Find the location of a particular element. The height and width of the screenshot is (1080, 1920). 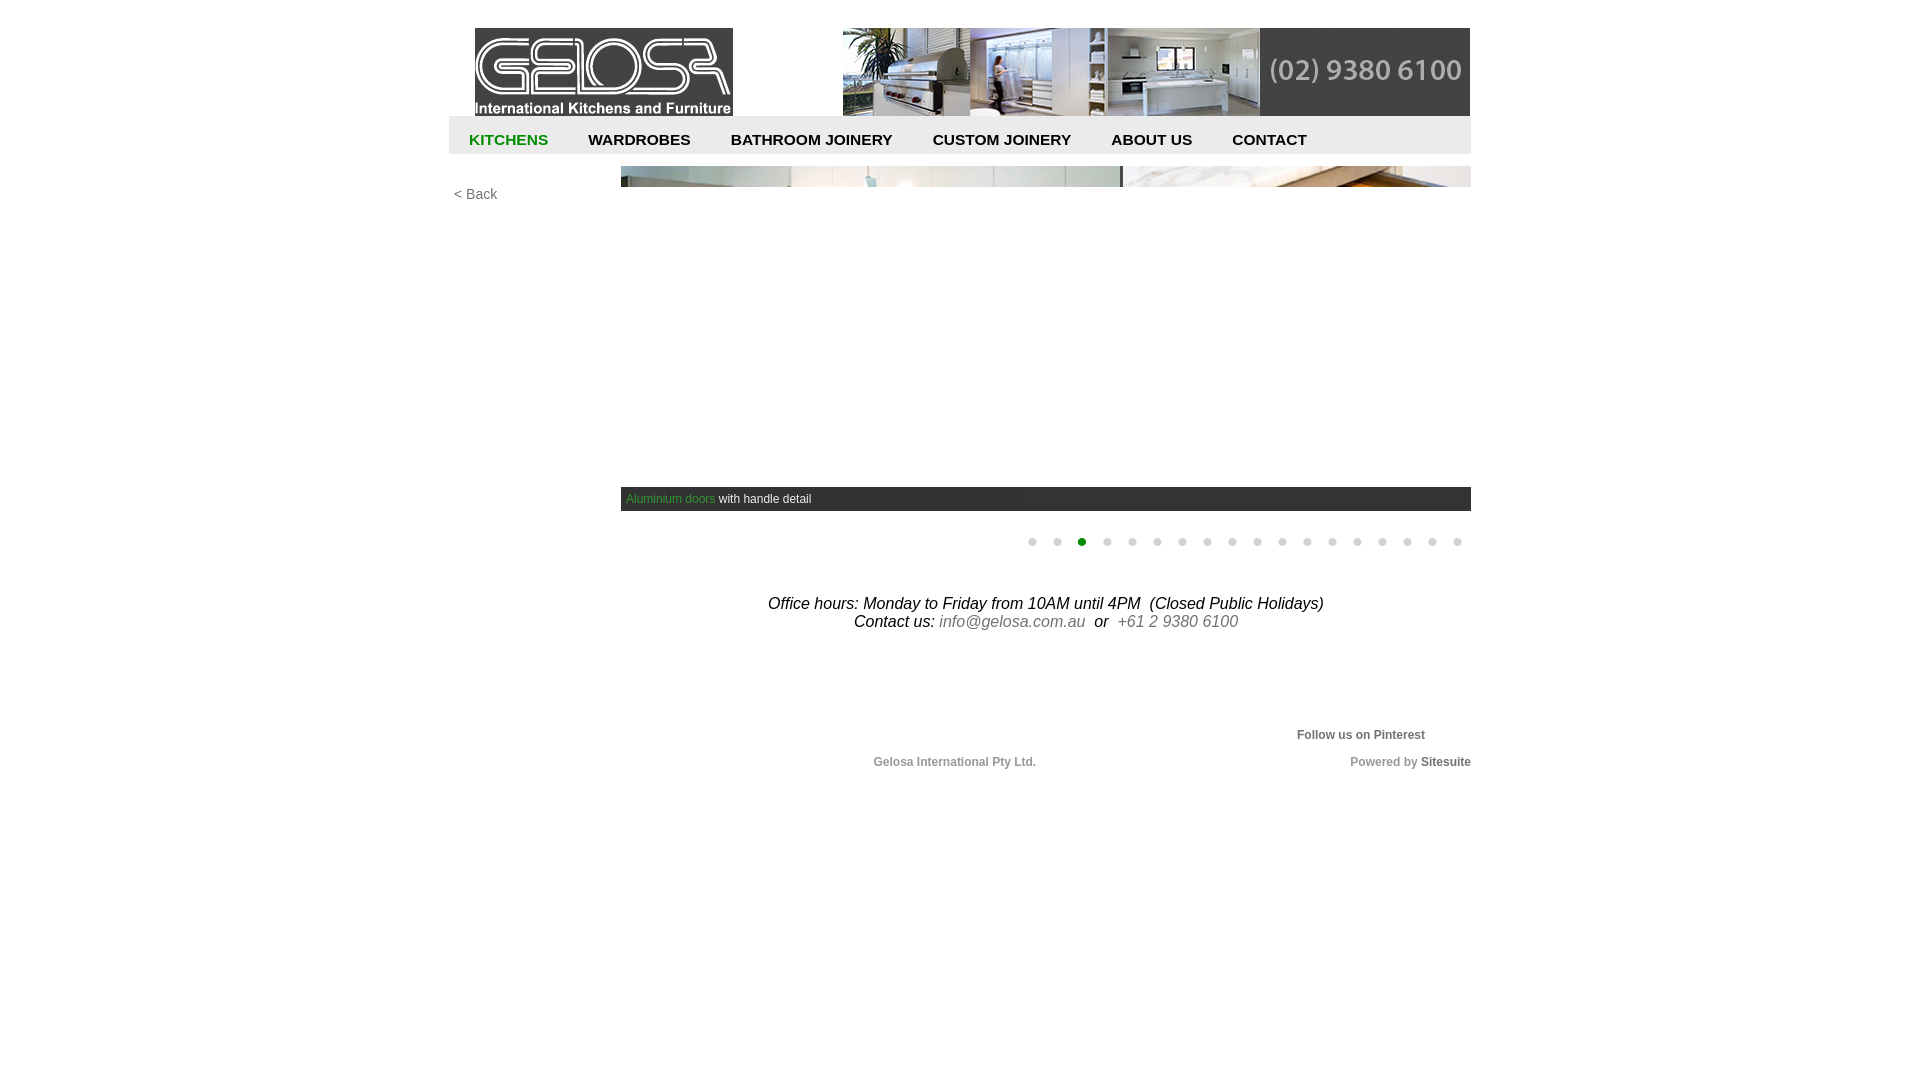

'Follow us on Pinterest' is located at coordinates (1296, 735).